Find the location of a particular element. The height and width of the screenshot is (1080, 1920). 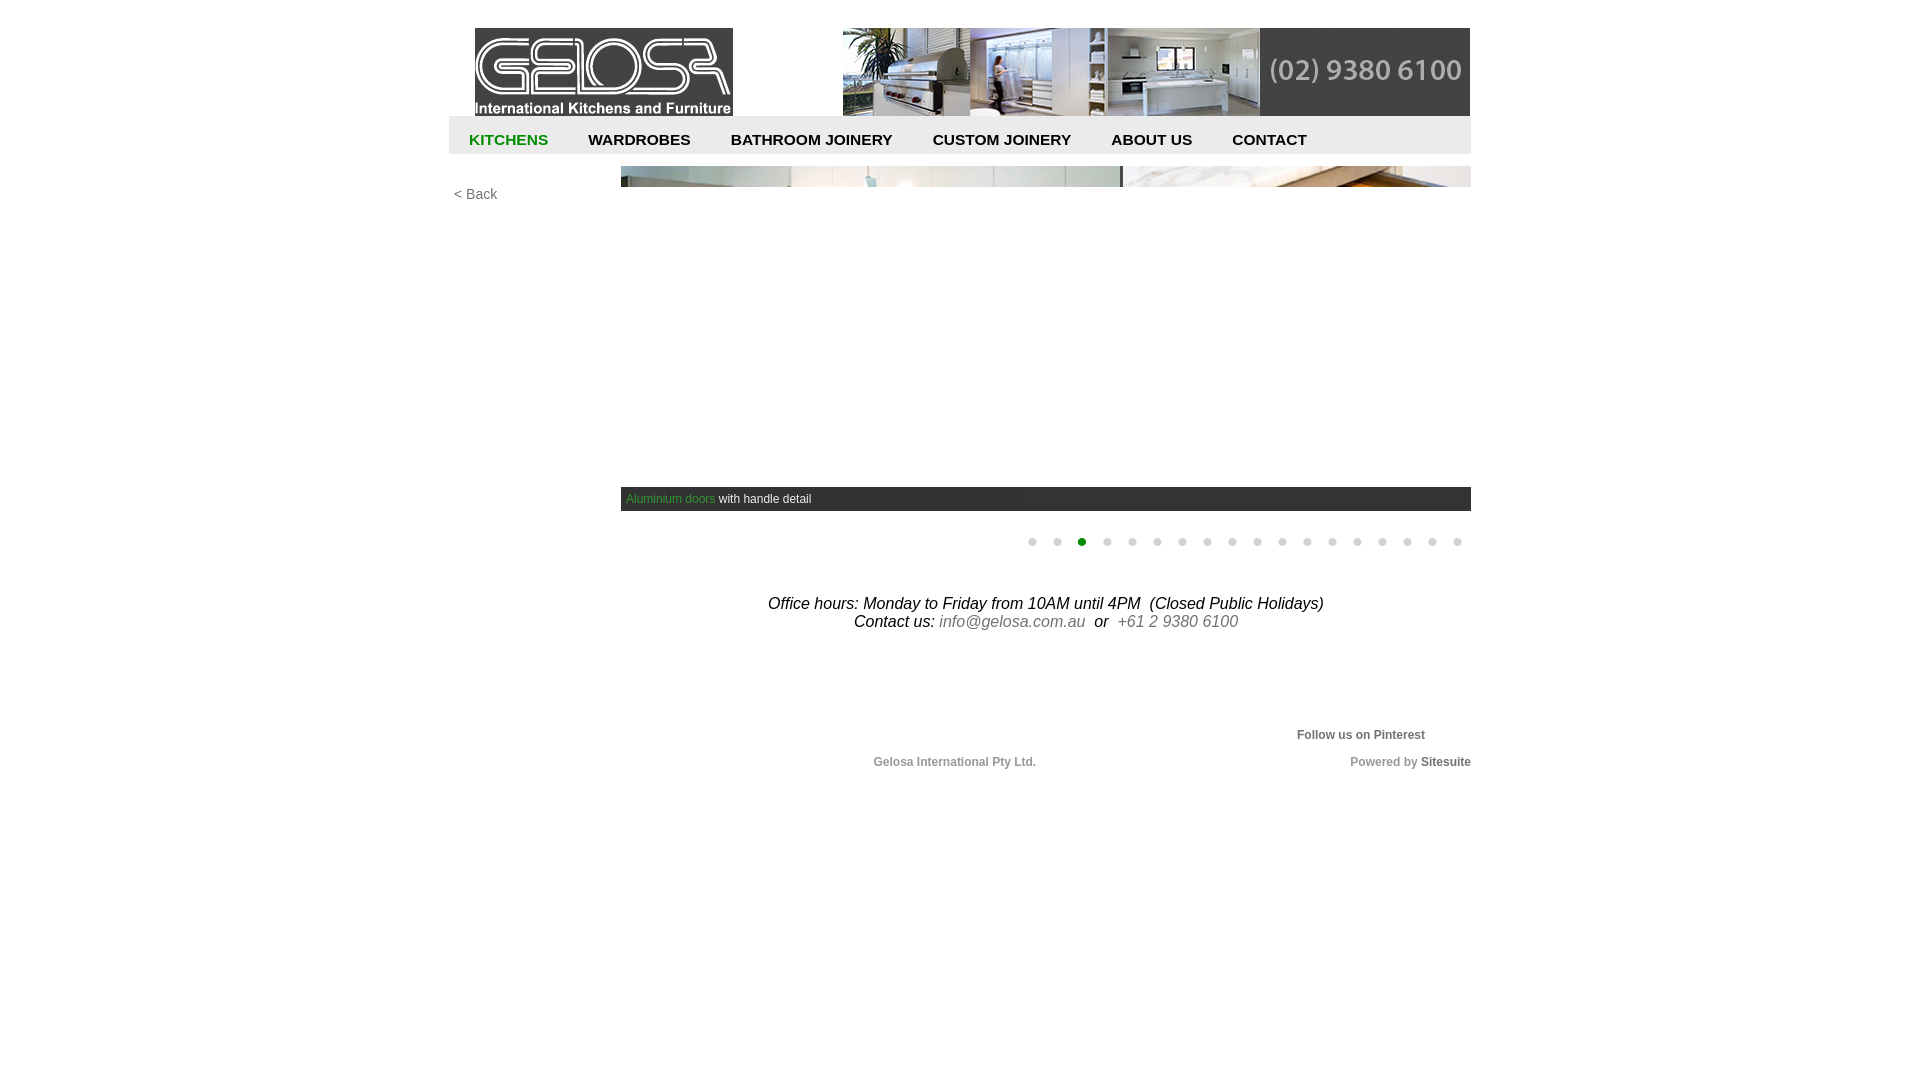

'Follow us on Pinterest' is located at coordinates (1296, 735).